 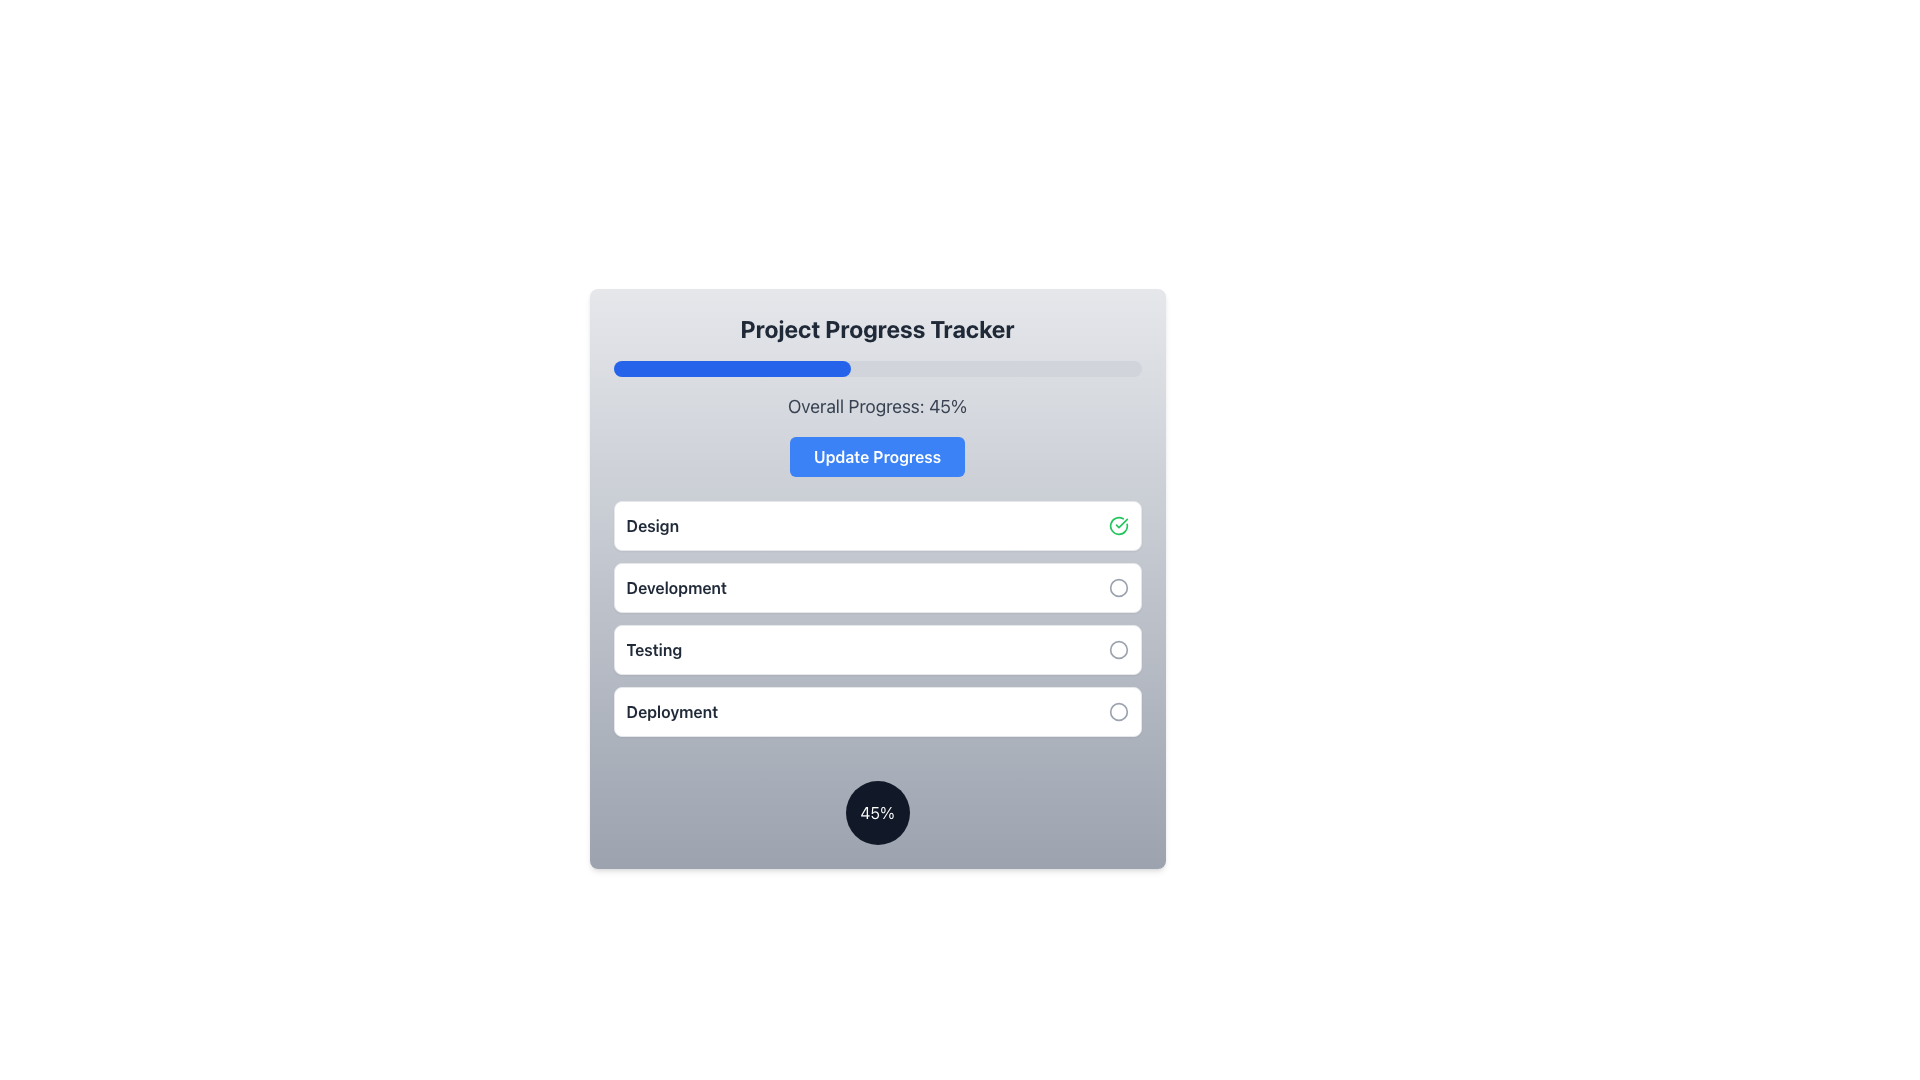 I want to click on the Circular Badge that displays the current project progress percentage, located at the bottom center of the main interface beneath the task list, so click(x=877, y=813).